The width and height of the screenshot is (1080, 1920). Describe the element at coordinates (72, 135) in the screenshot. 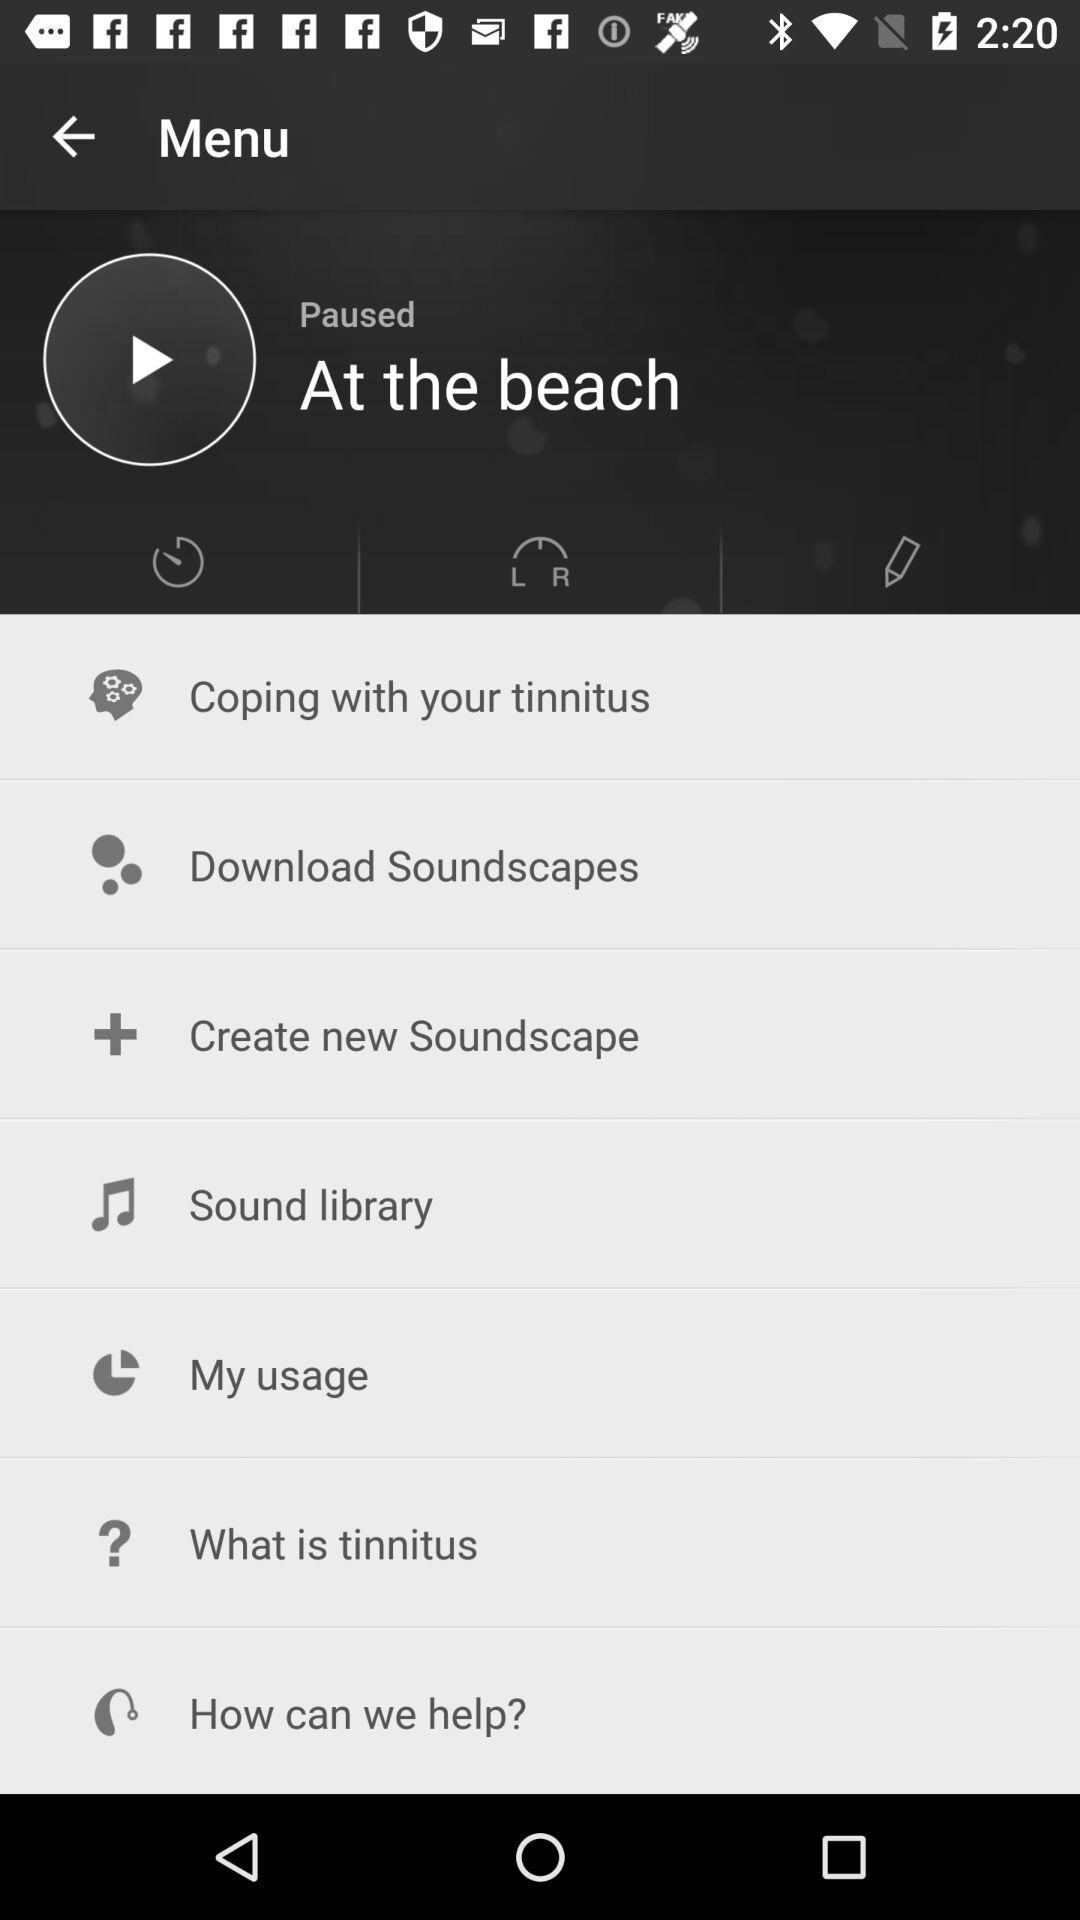

I see `app next to the menu` at that location.